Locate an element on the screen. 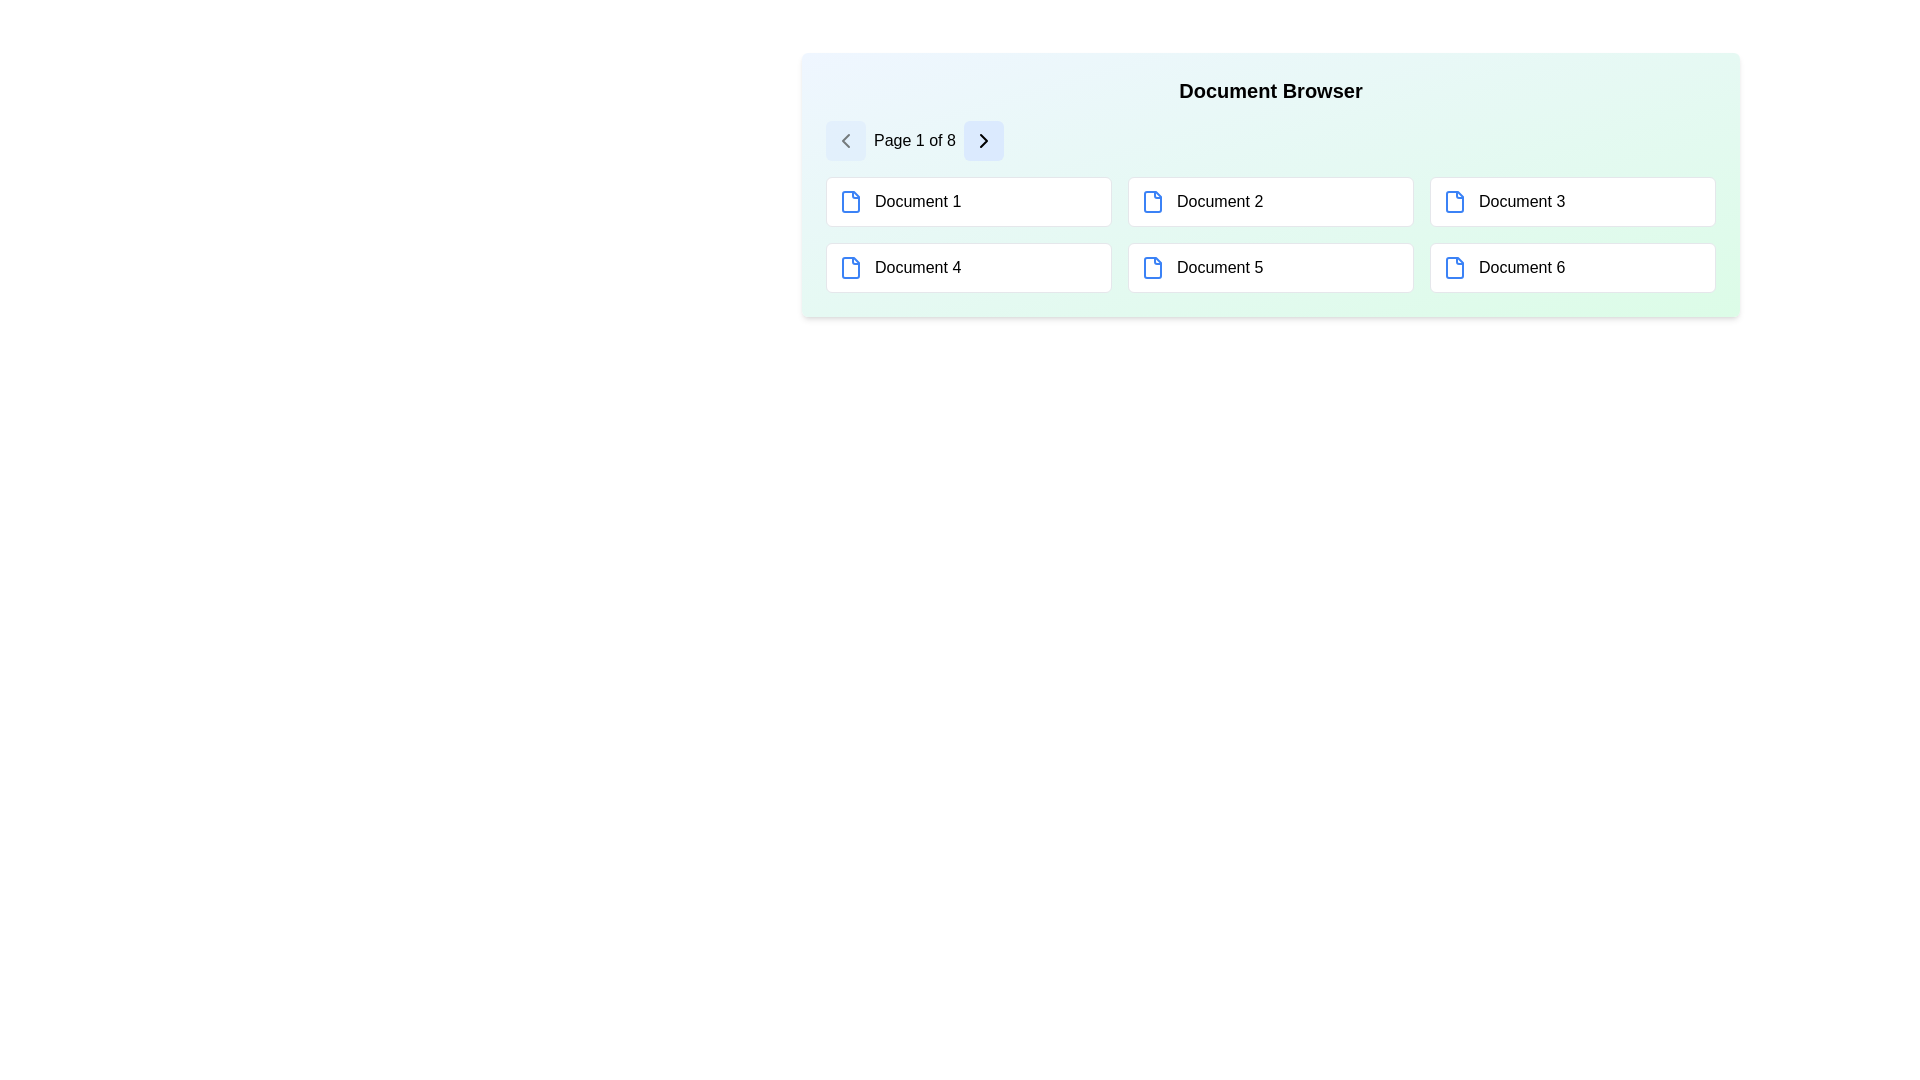 The image size is (1920, 1080). the decorative icon representing 'Document 1', which is the leftmost icon is located at coordinates (850, 201).